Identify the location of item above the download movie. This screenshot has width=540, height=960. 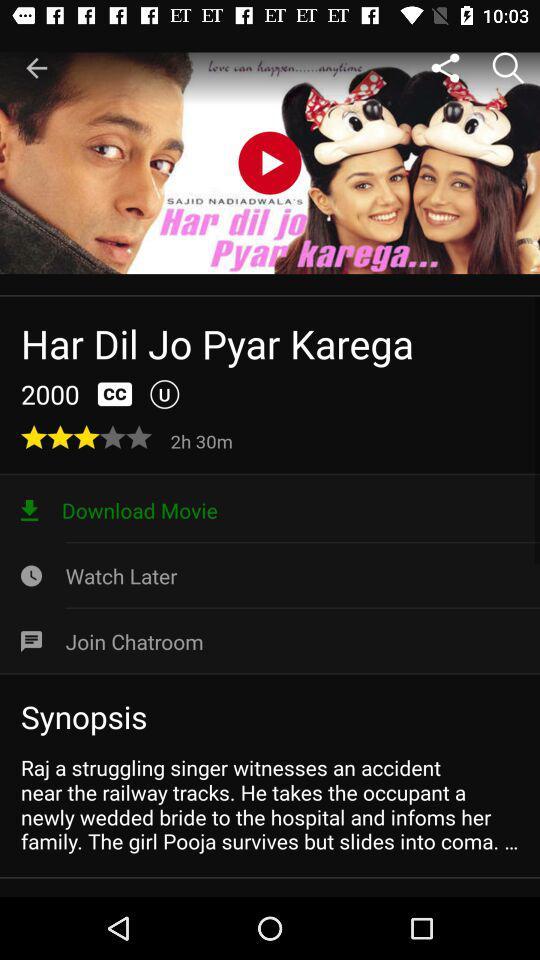
(203, 440).